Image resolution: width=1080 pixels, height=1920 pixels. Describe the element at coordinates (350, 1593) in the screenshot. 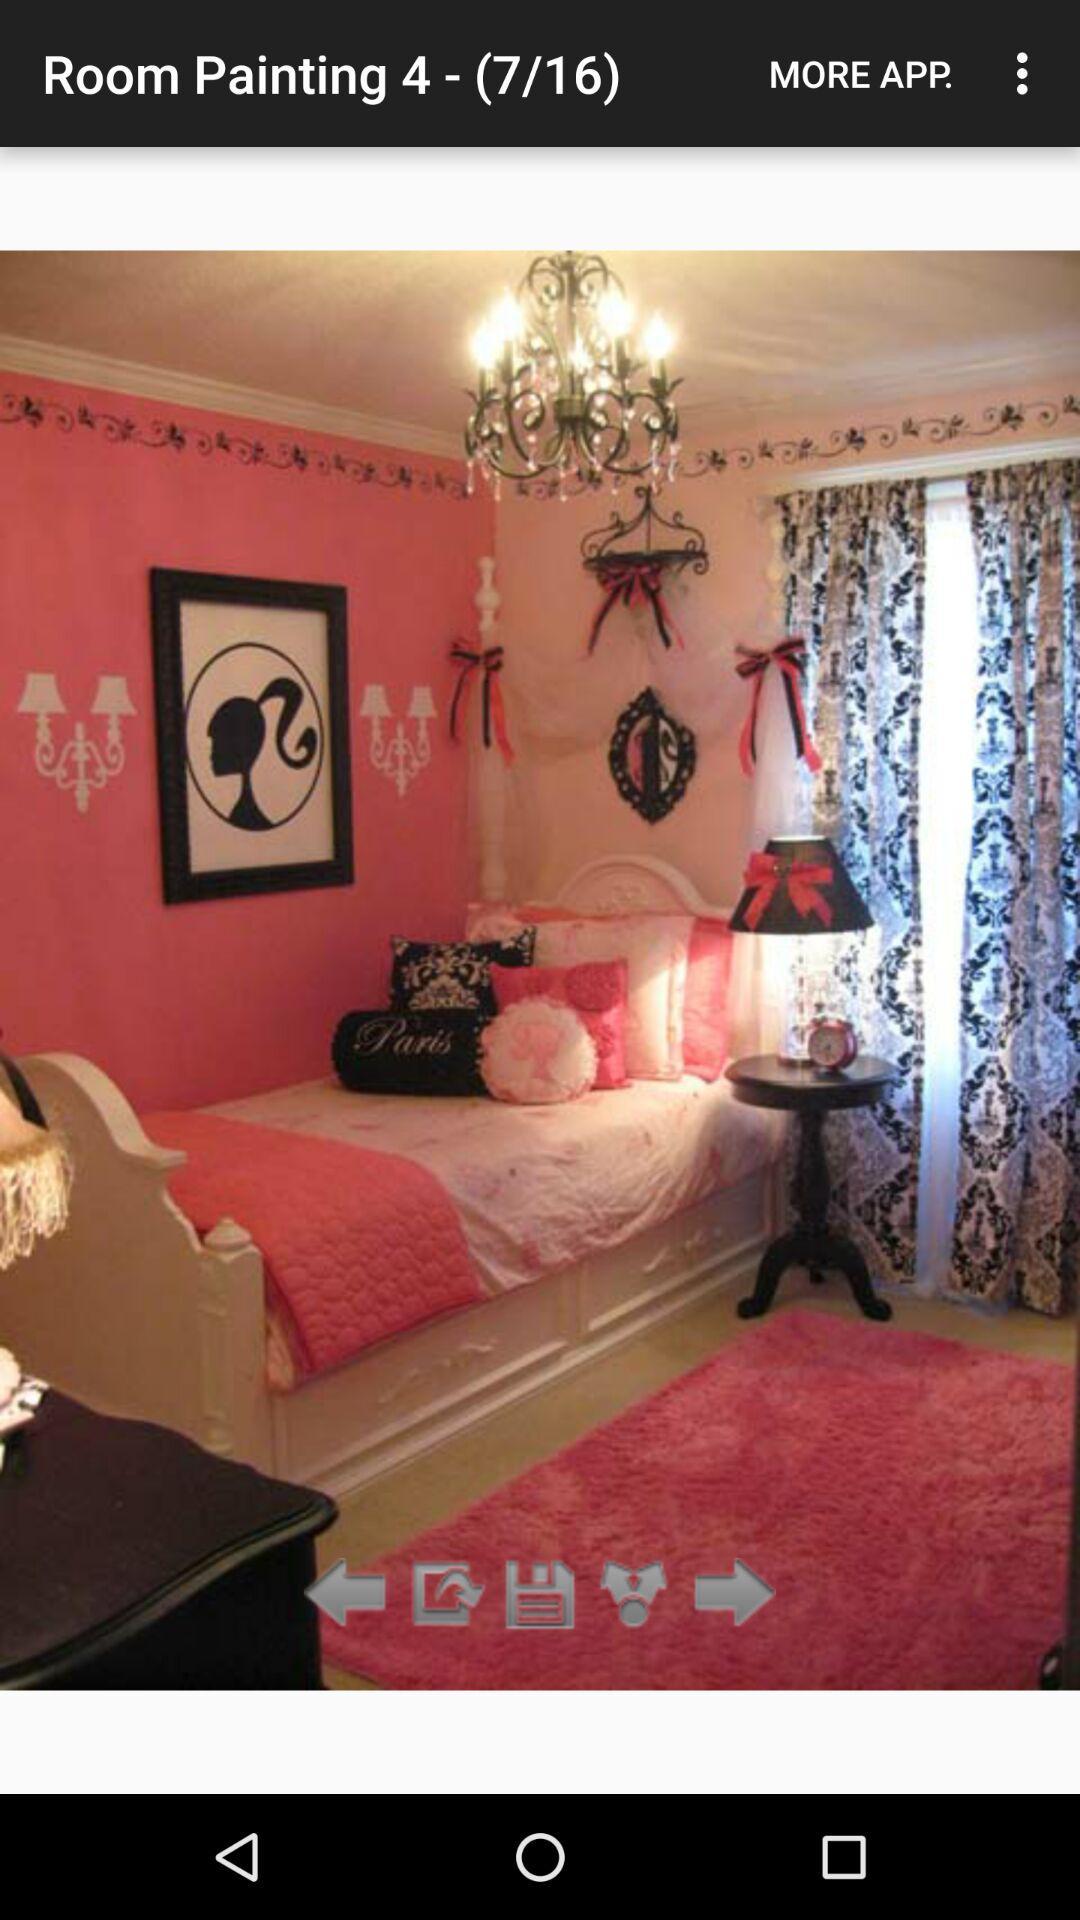

I see `go back` at that location.